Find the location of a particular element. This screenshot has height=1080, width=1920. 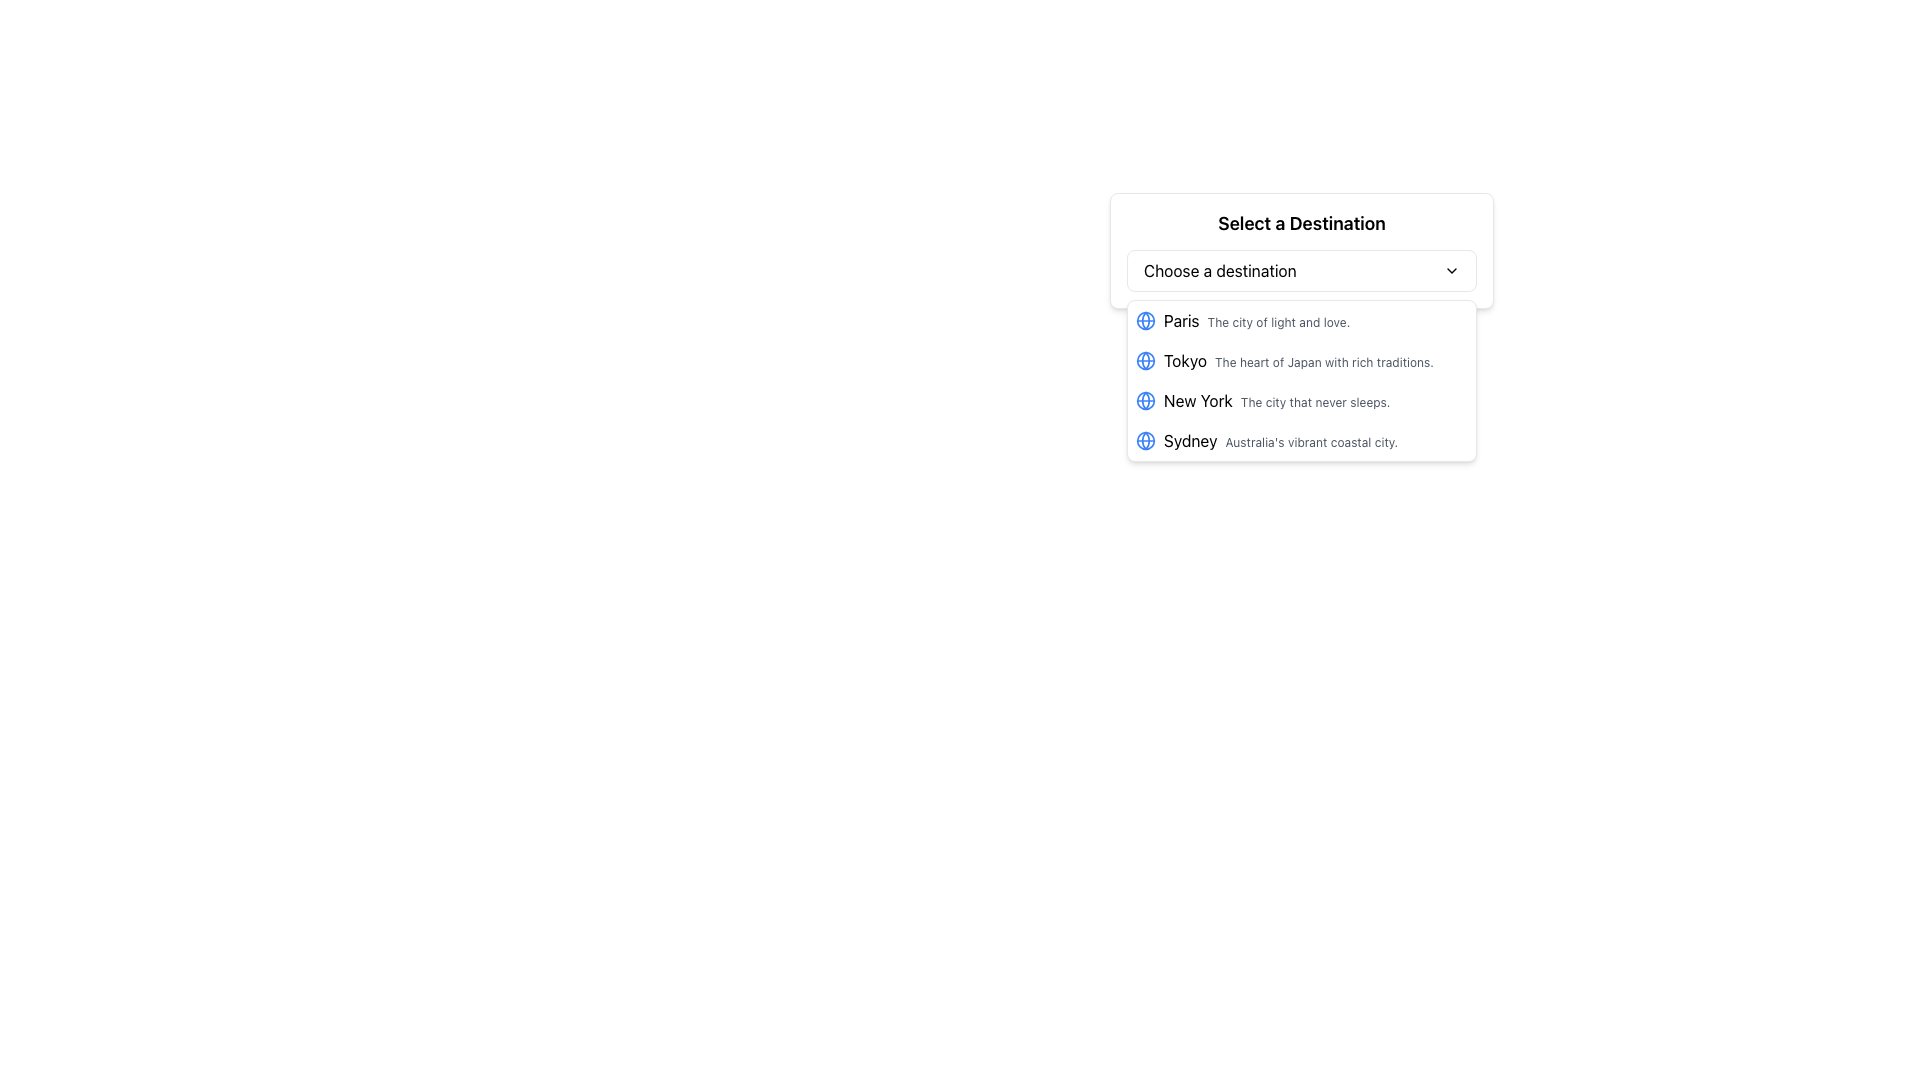

the first selectable item in the dropdown menu for the destination 'Paris' is located at coordinates (1301, 319).